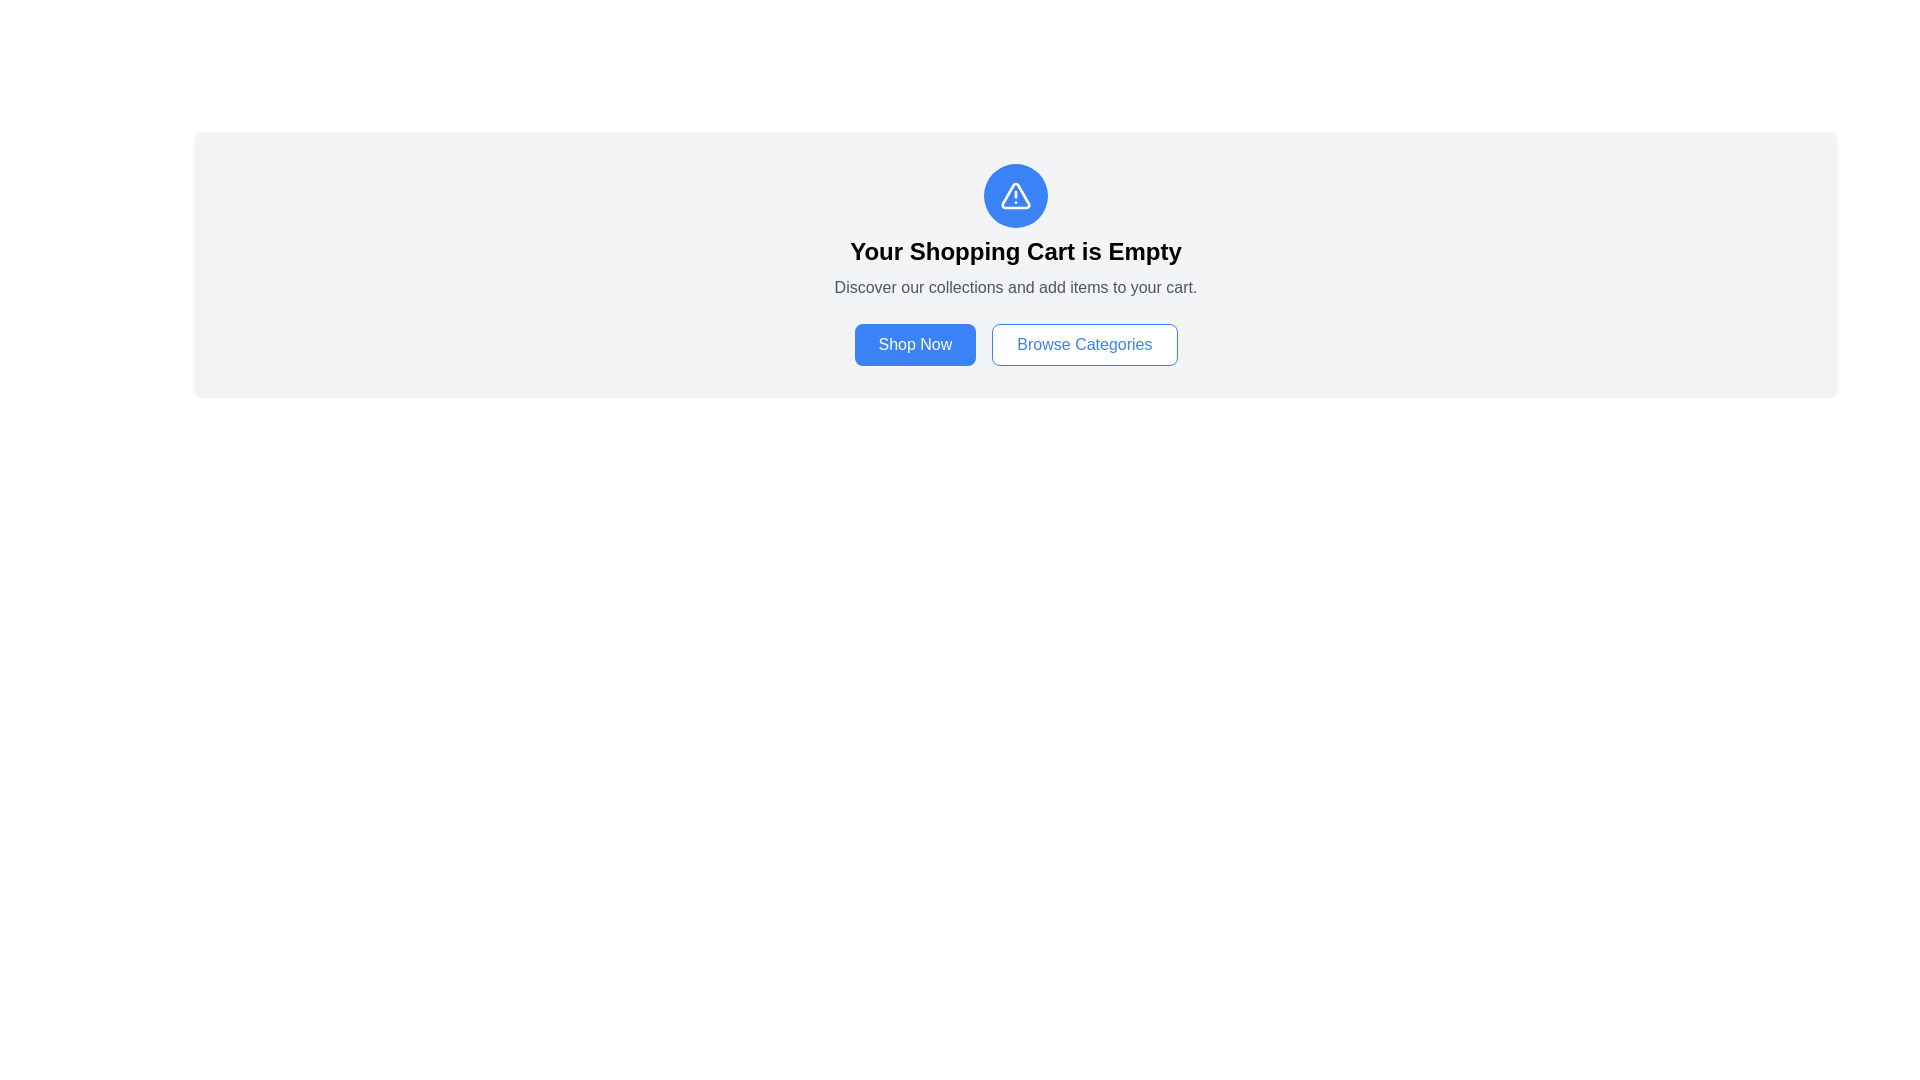  Describe the element at coordinates (1083, 343) in the screenshot. I see `the 'Browse Categories' button, which is a rectangular button with rounded corners, a white background, and blue text, located to the right of the 'Shop Now' button` at that location.